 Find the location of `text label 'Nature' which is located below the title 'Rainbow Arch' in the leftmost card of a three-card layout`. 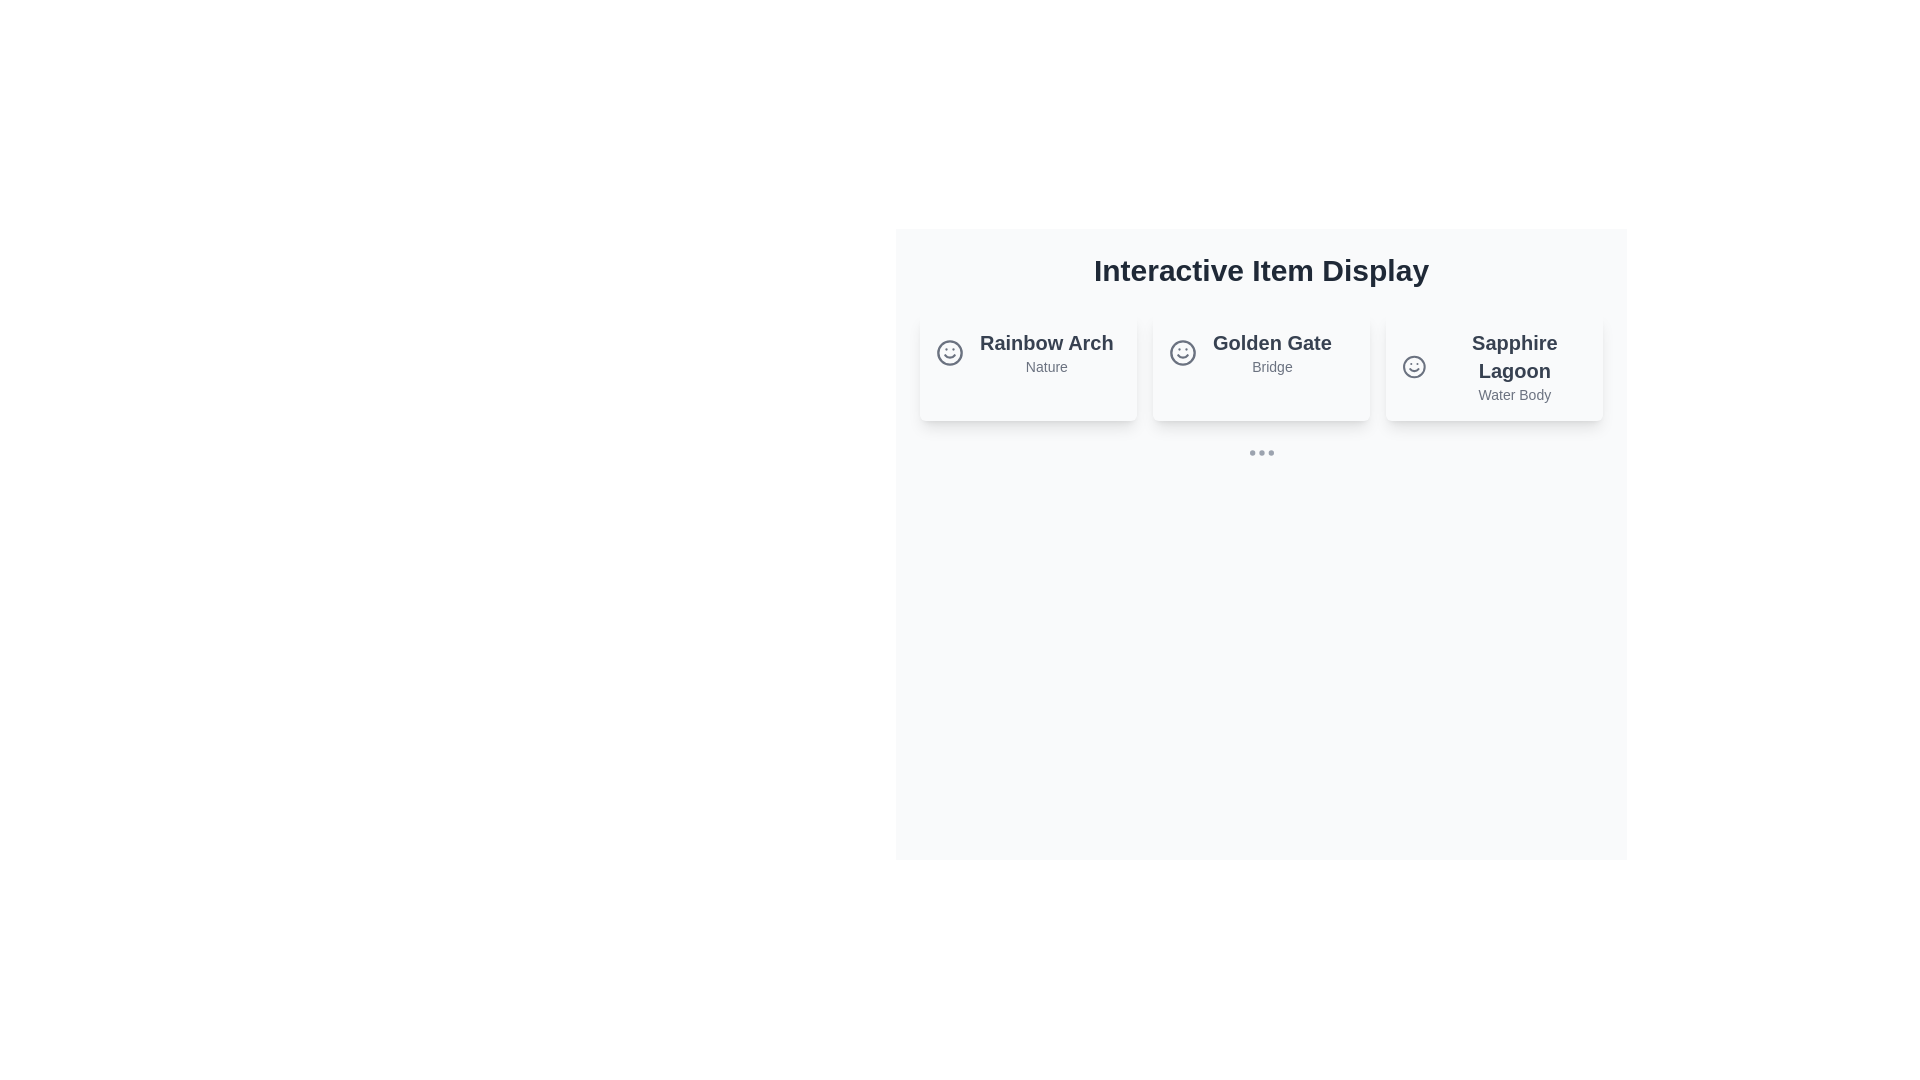

text label 'Nature' which is located below the title 'Rainbow Arch' in the leftmost card of a three-card layout is located at coordinates (1045, 366).